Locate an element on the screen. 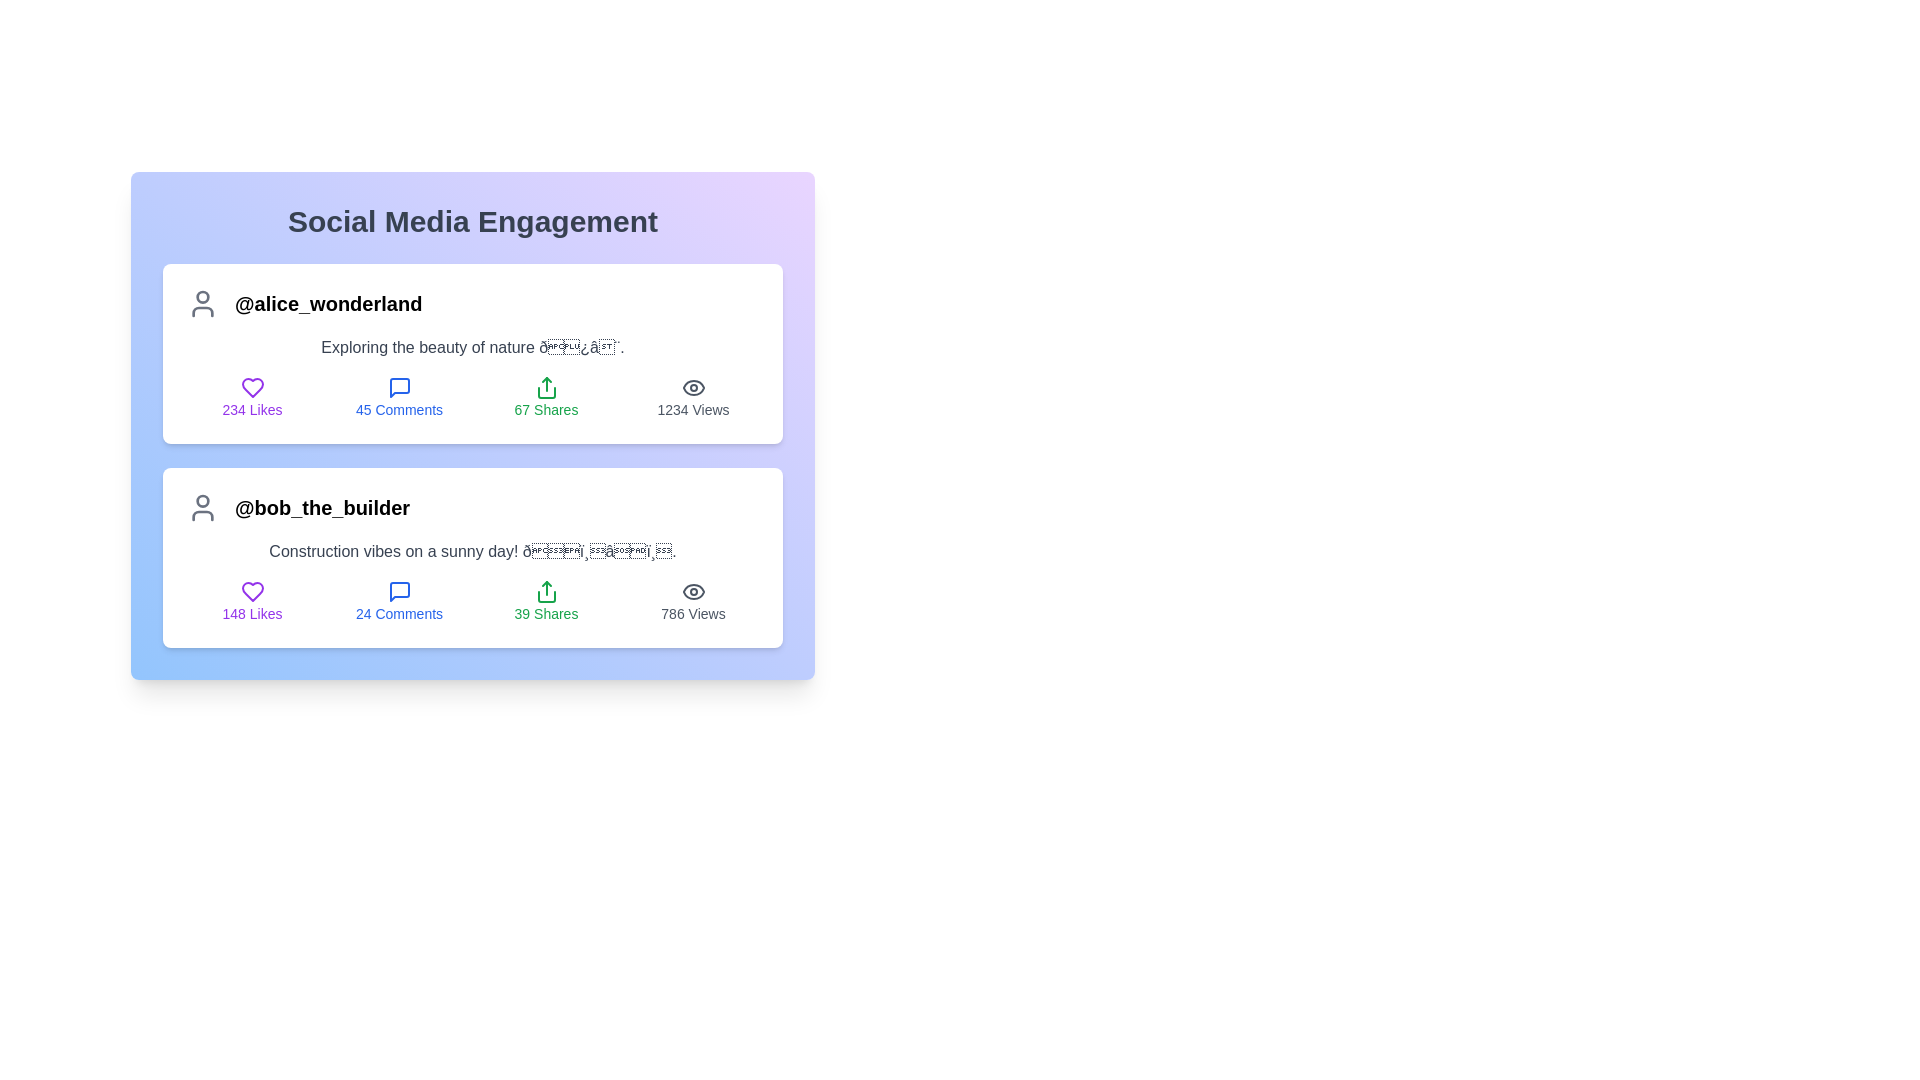 The image size is (1920, 1080). text displayed in the Text block of the social media post made by '@bob_the_builder', located below the username and above the engagement statistics of the second post is located at coordinates (472, 551).